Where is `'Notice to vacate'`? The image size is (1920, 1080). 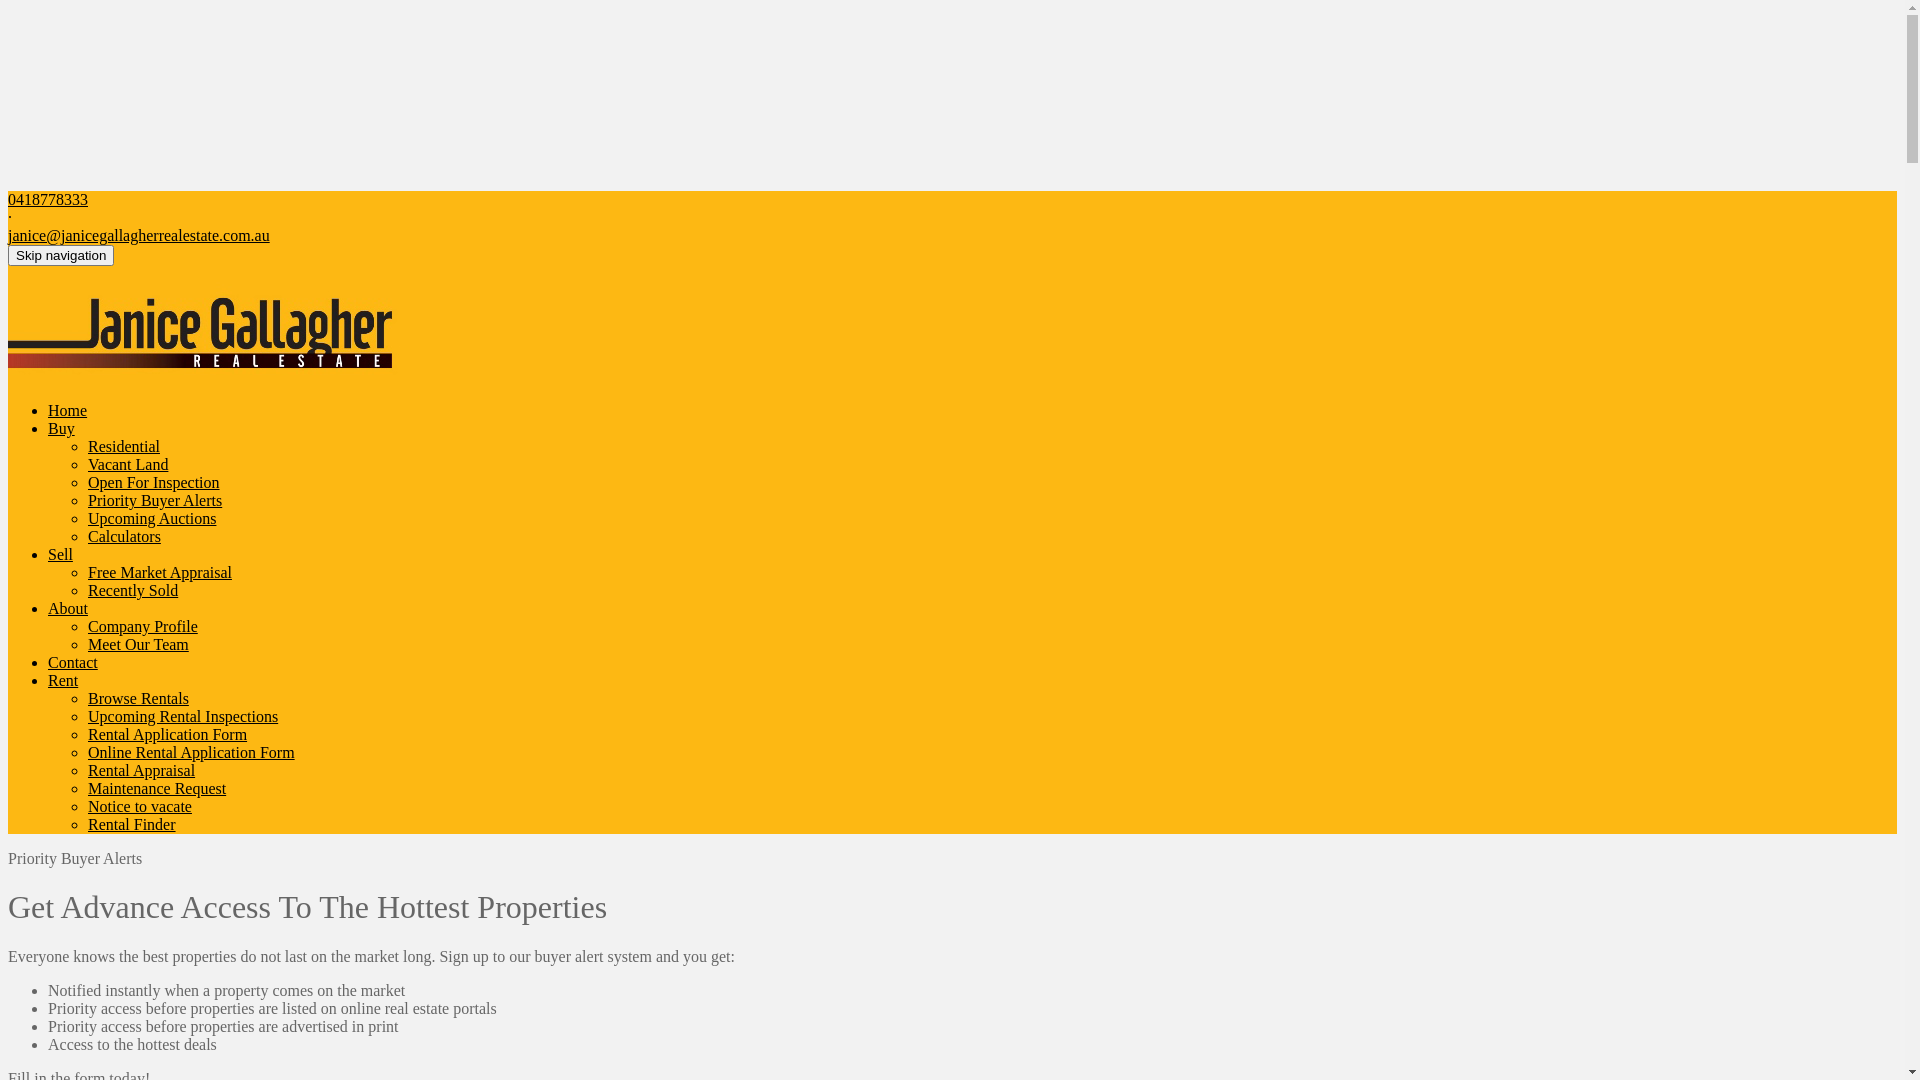
'Notice to vacate' is located at coordinates (138, 805).